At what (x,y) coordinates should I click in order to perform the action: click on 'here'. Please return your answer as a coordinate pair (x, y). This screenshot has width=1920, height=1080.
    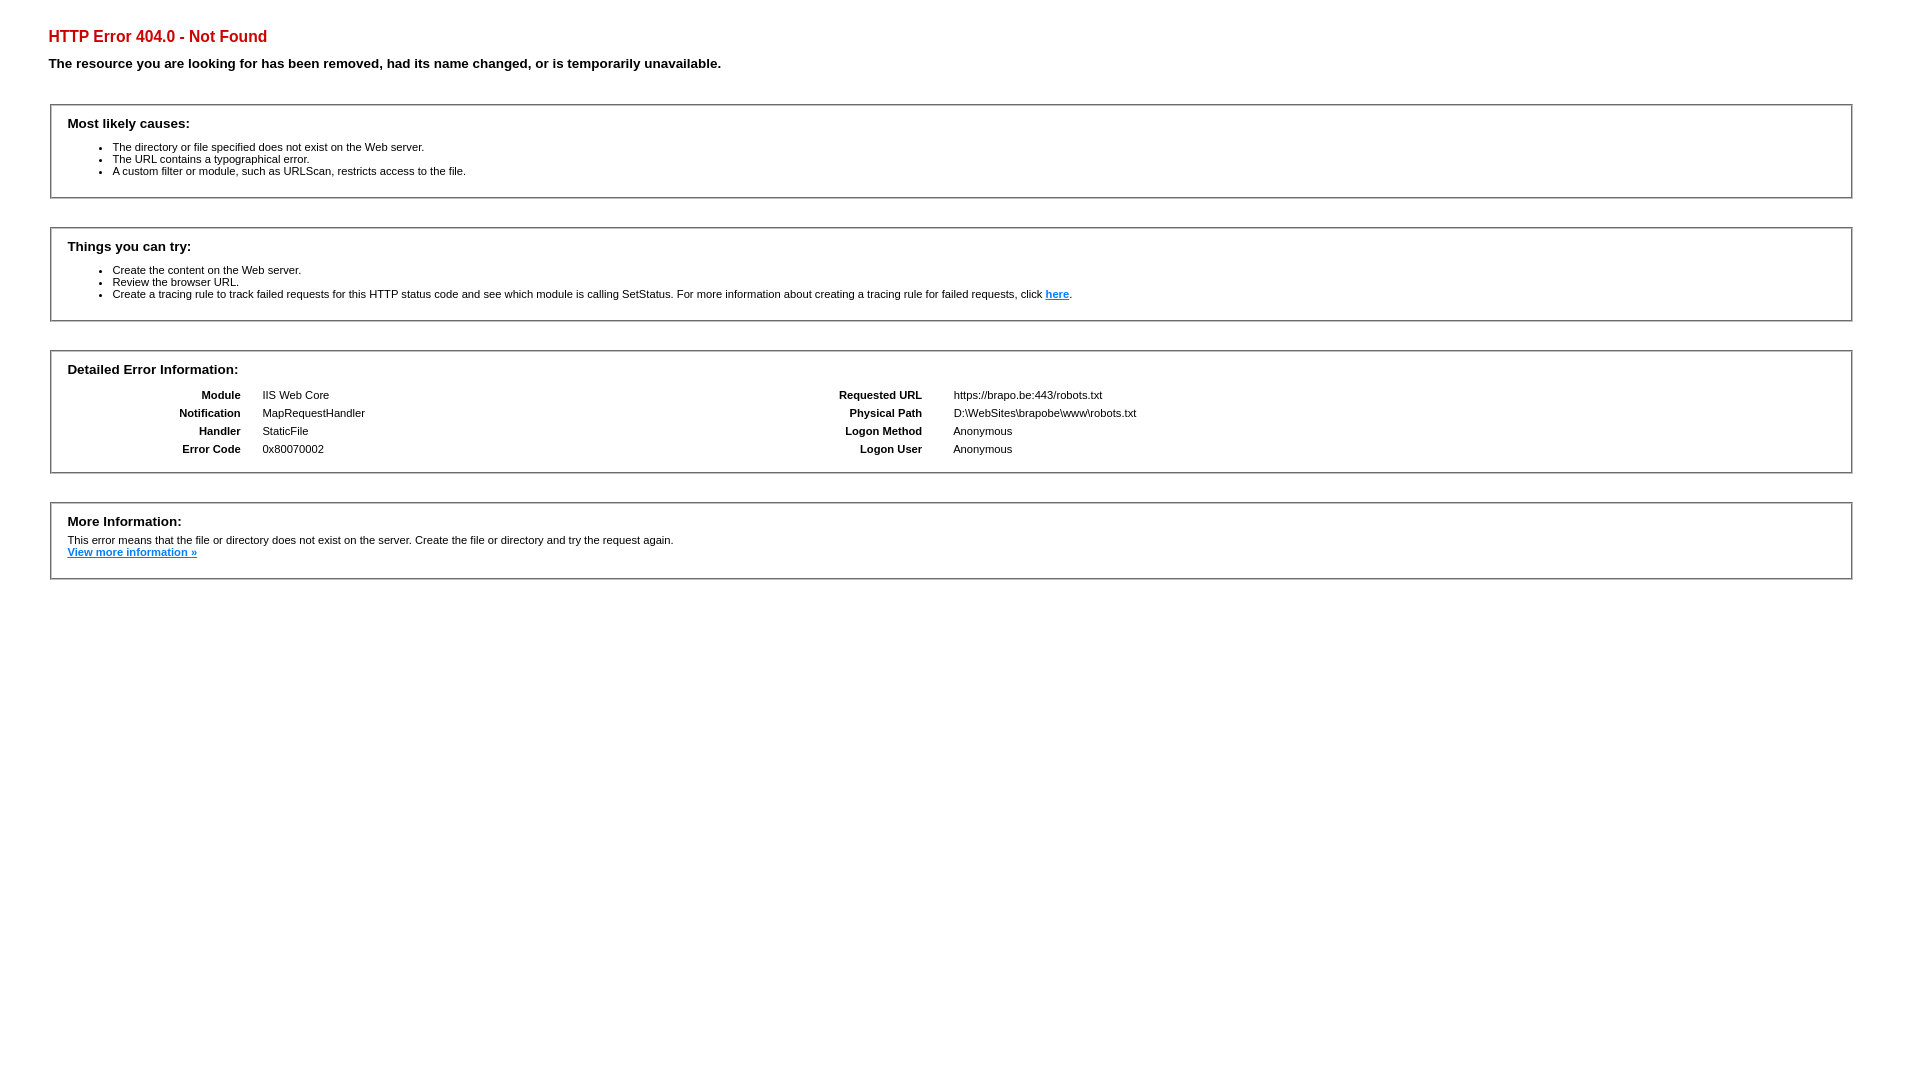
    Looking at the image, I should click on (1056, 293).